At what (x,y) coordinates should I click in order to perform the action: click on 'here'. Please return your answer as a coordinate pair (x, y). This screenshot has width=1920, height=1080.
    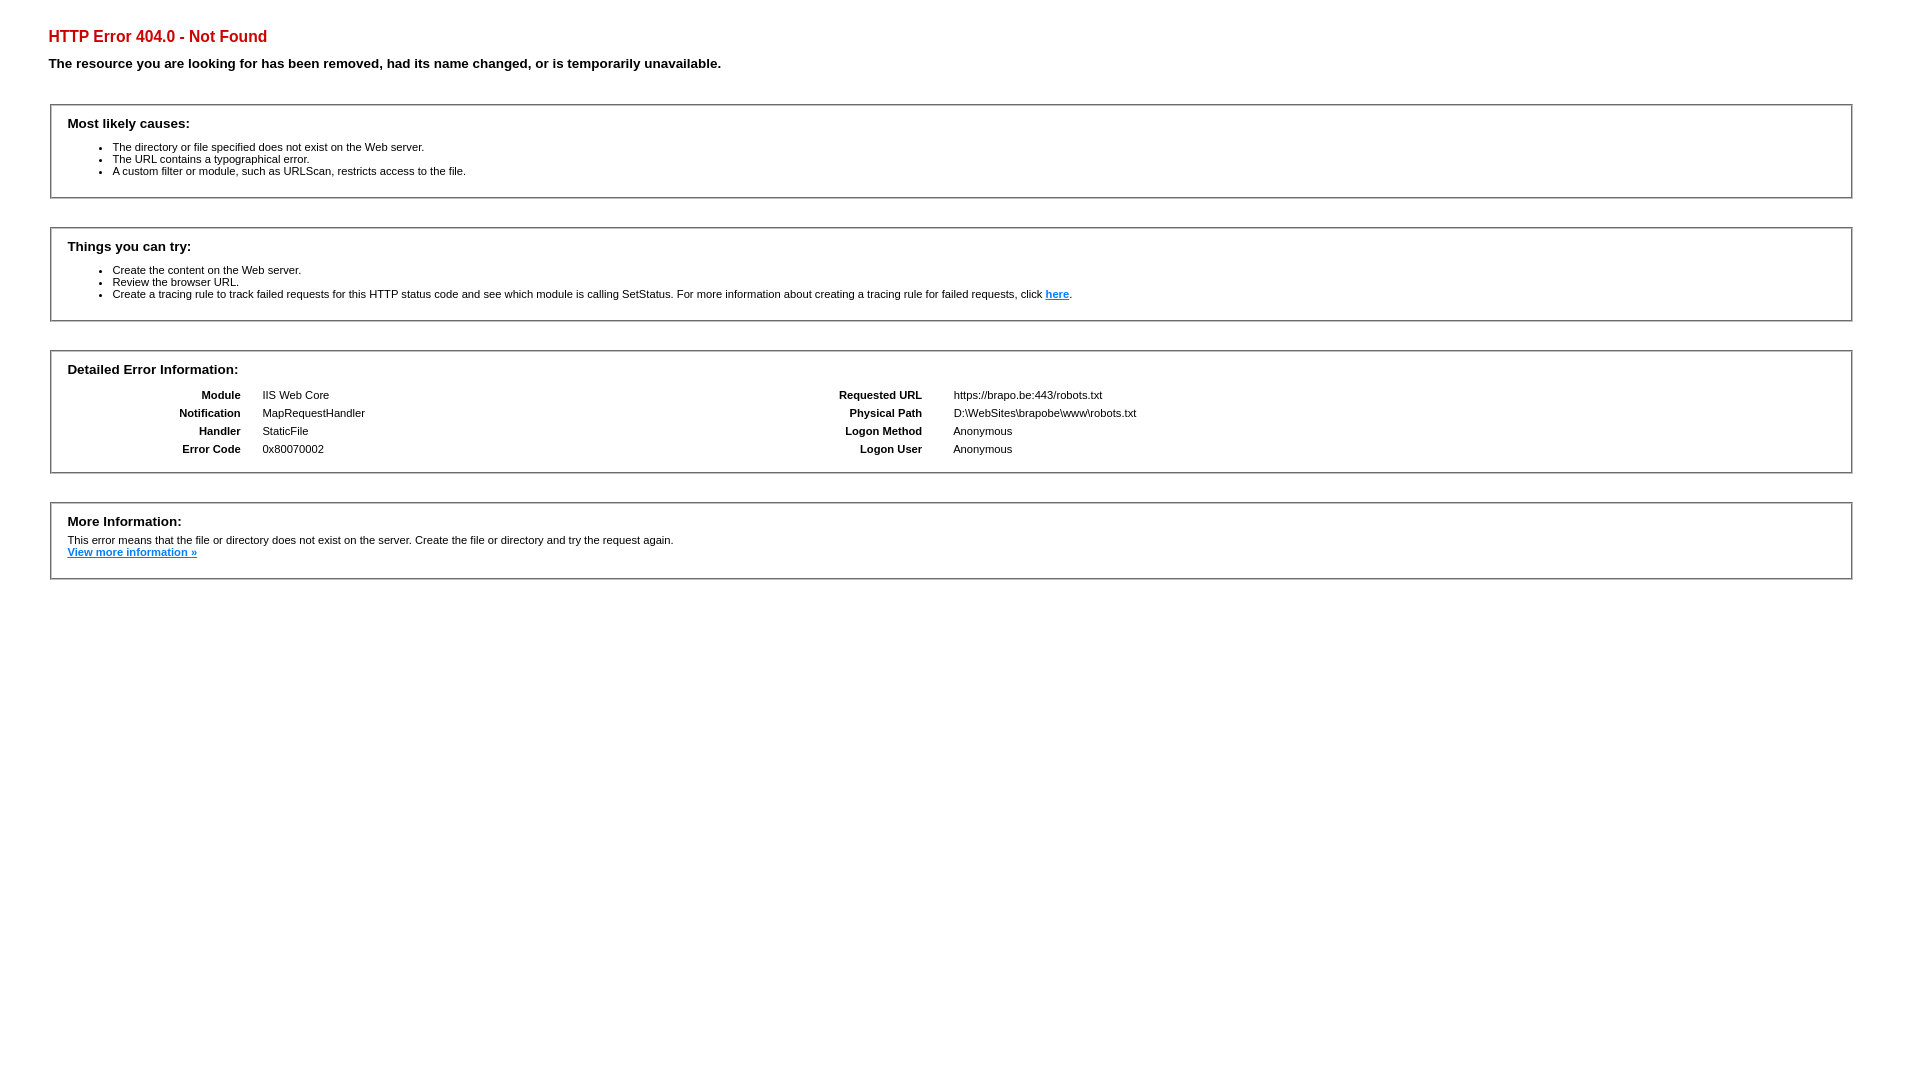
    Looking at the image, I should click on (1056, 293).